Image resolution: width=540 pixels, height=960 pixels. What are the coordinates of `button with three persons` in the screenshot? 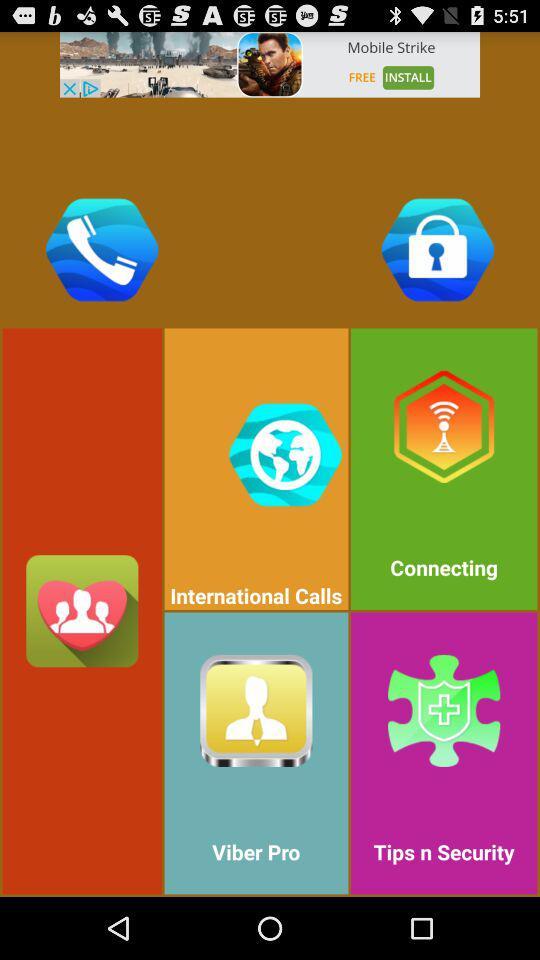 It's located at (81, 610).